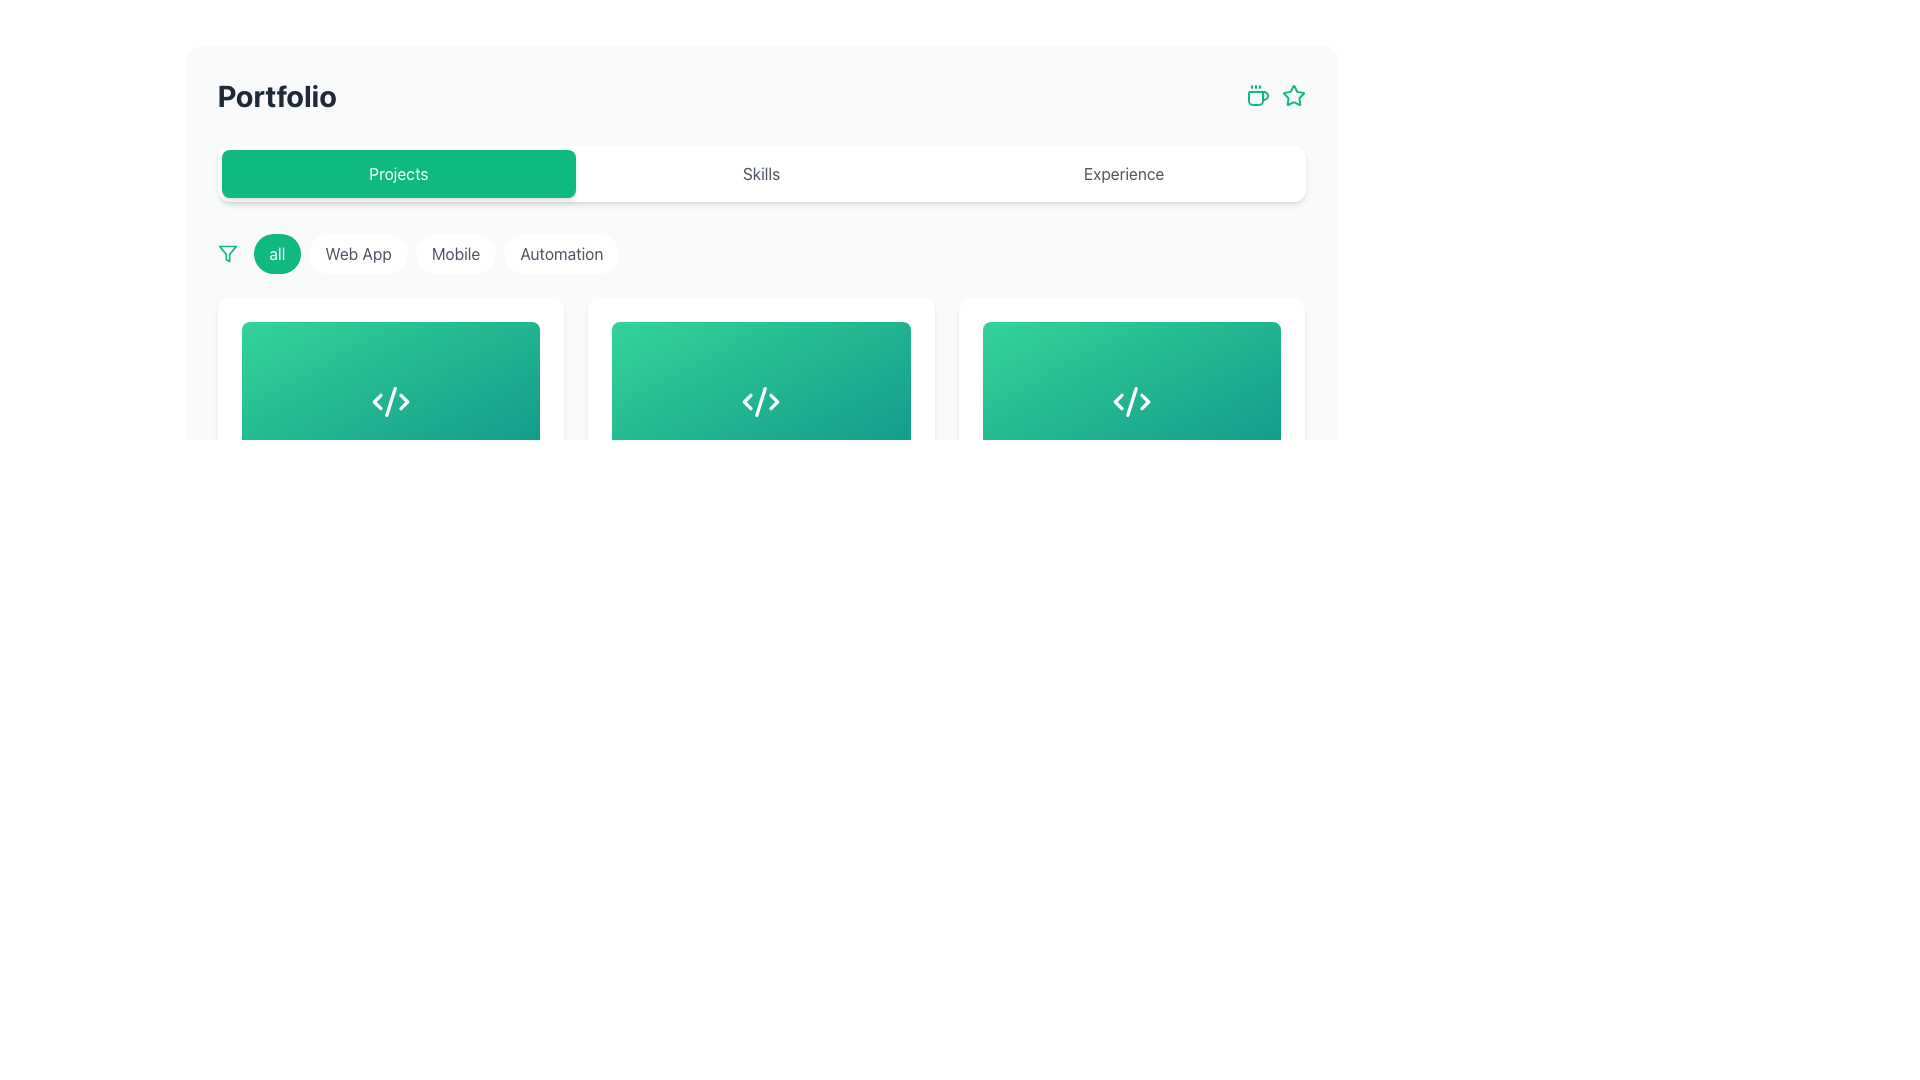 The width and height of the screenshot is (1920, 1080). I want to click on the third card in the horizontal list of project cards located under the 'Projects' tab, which serves as a visual entry point for exploring project details, so click(1132, 401).